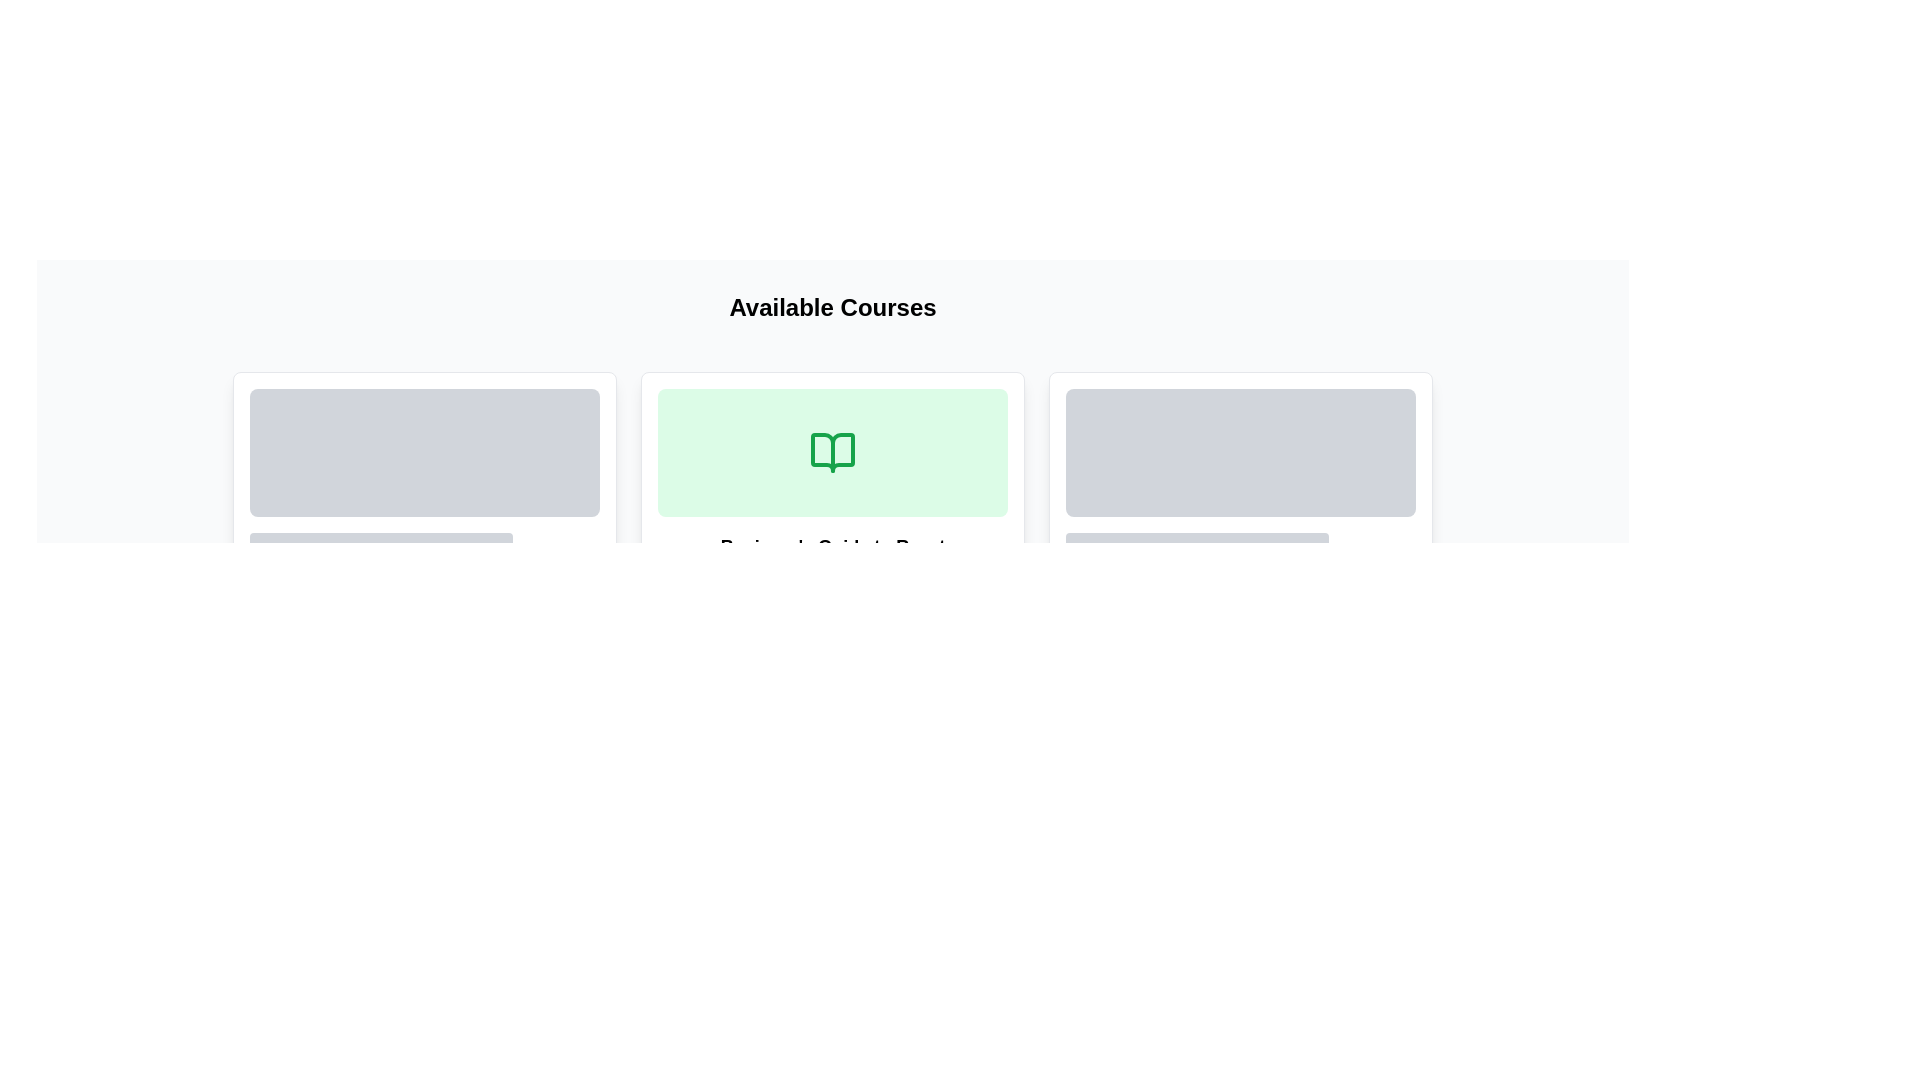  I want to click on the heading text 'Available Courses' which is styled in bold and positioned above the grid of course cards, so click(832, 308).